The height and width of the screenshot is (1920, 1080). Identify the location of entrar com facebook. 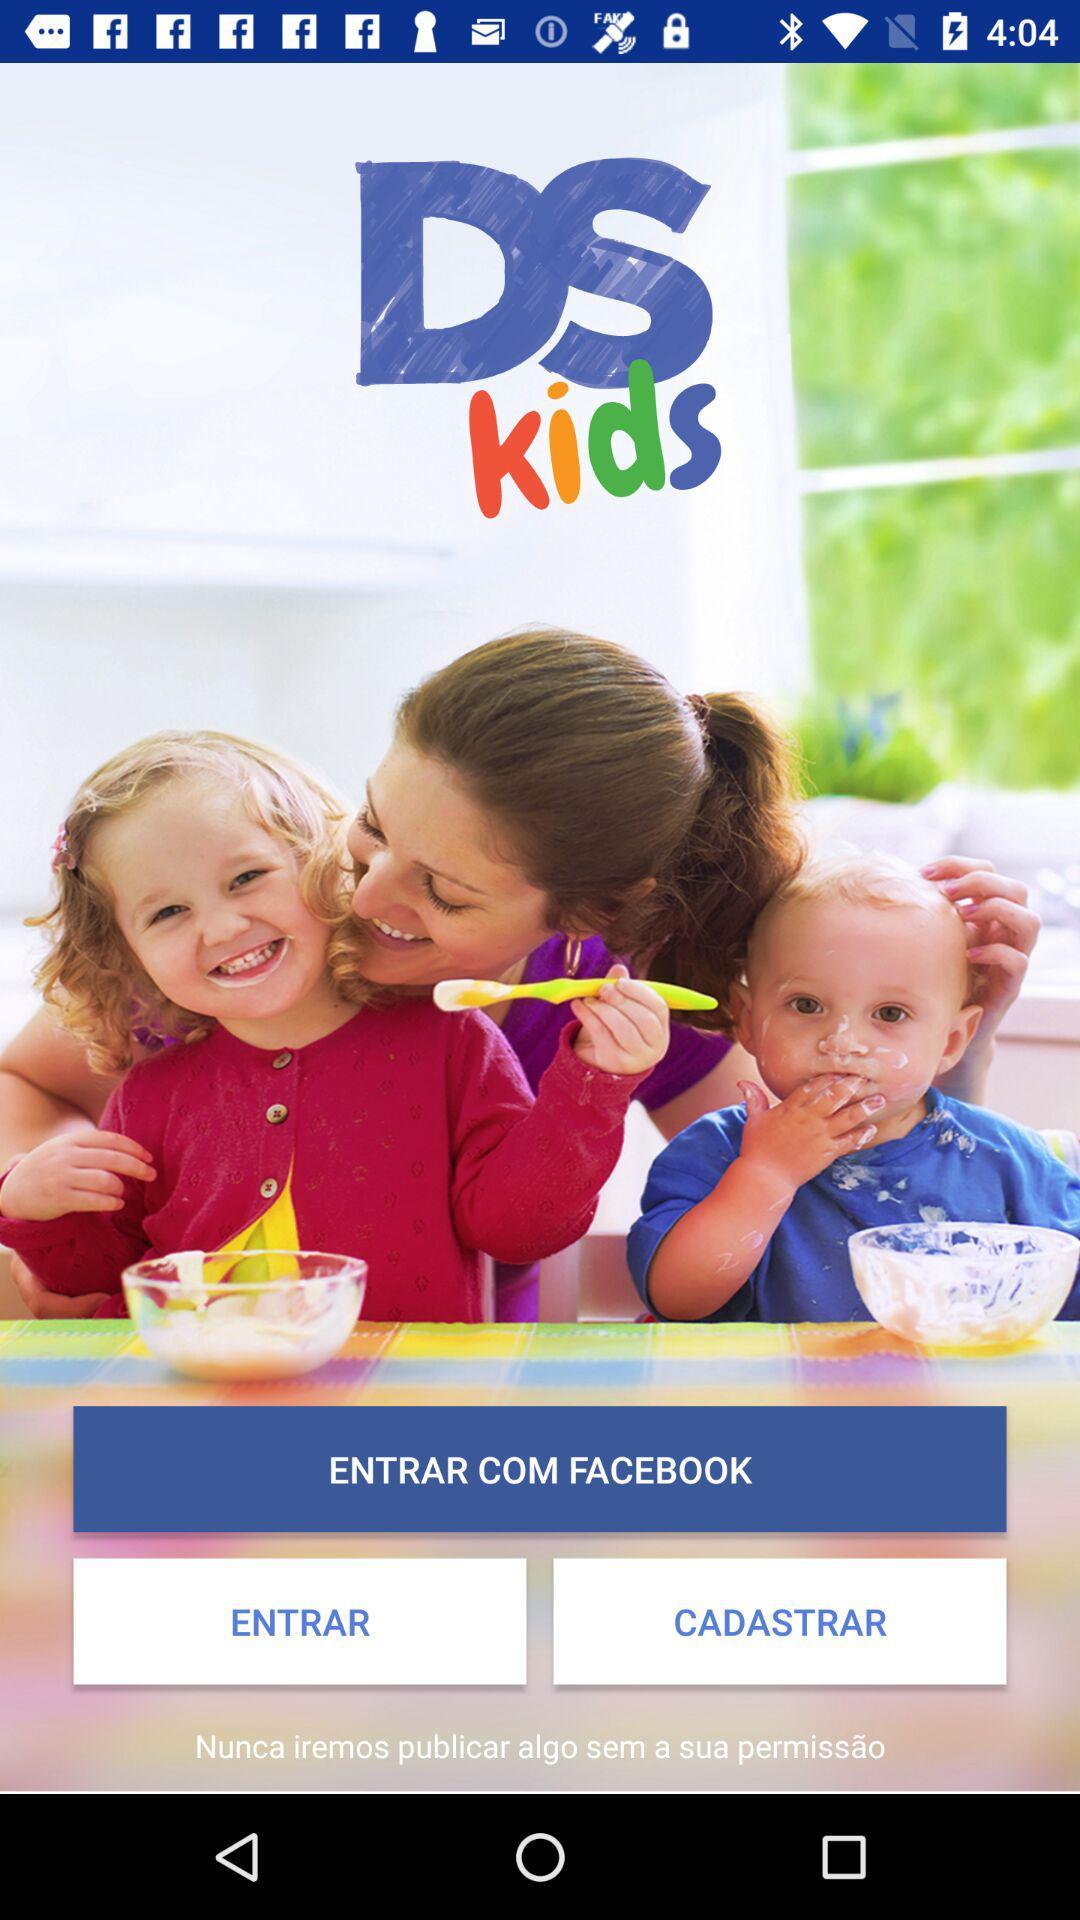
(540, 1469).